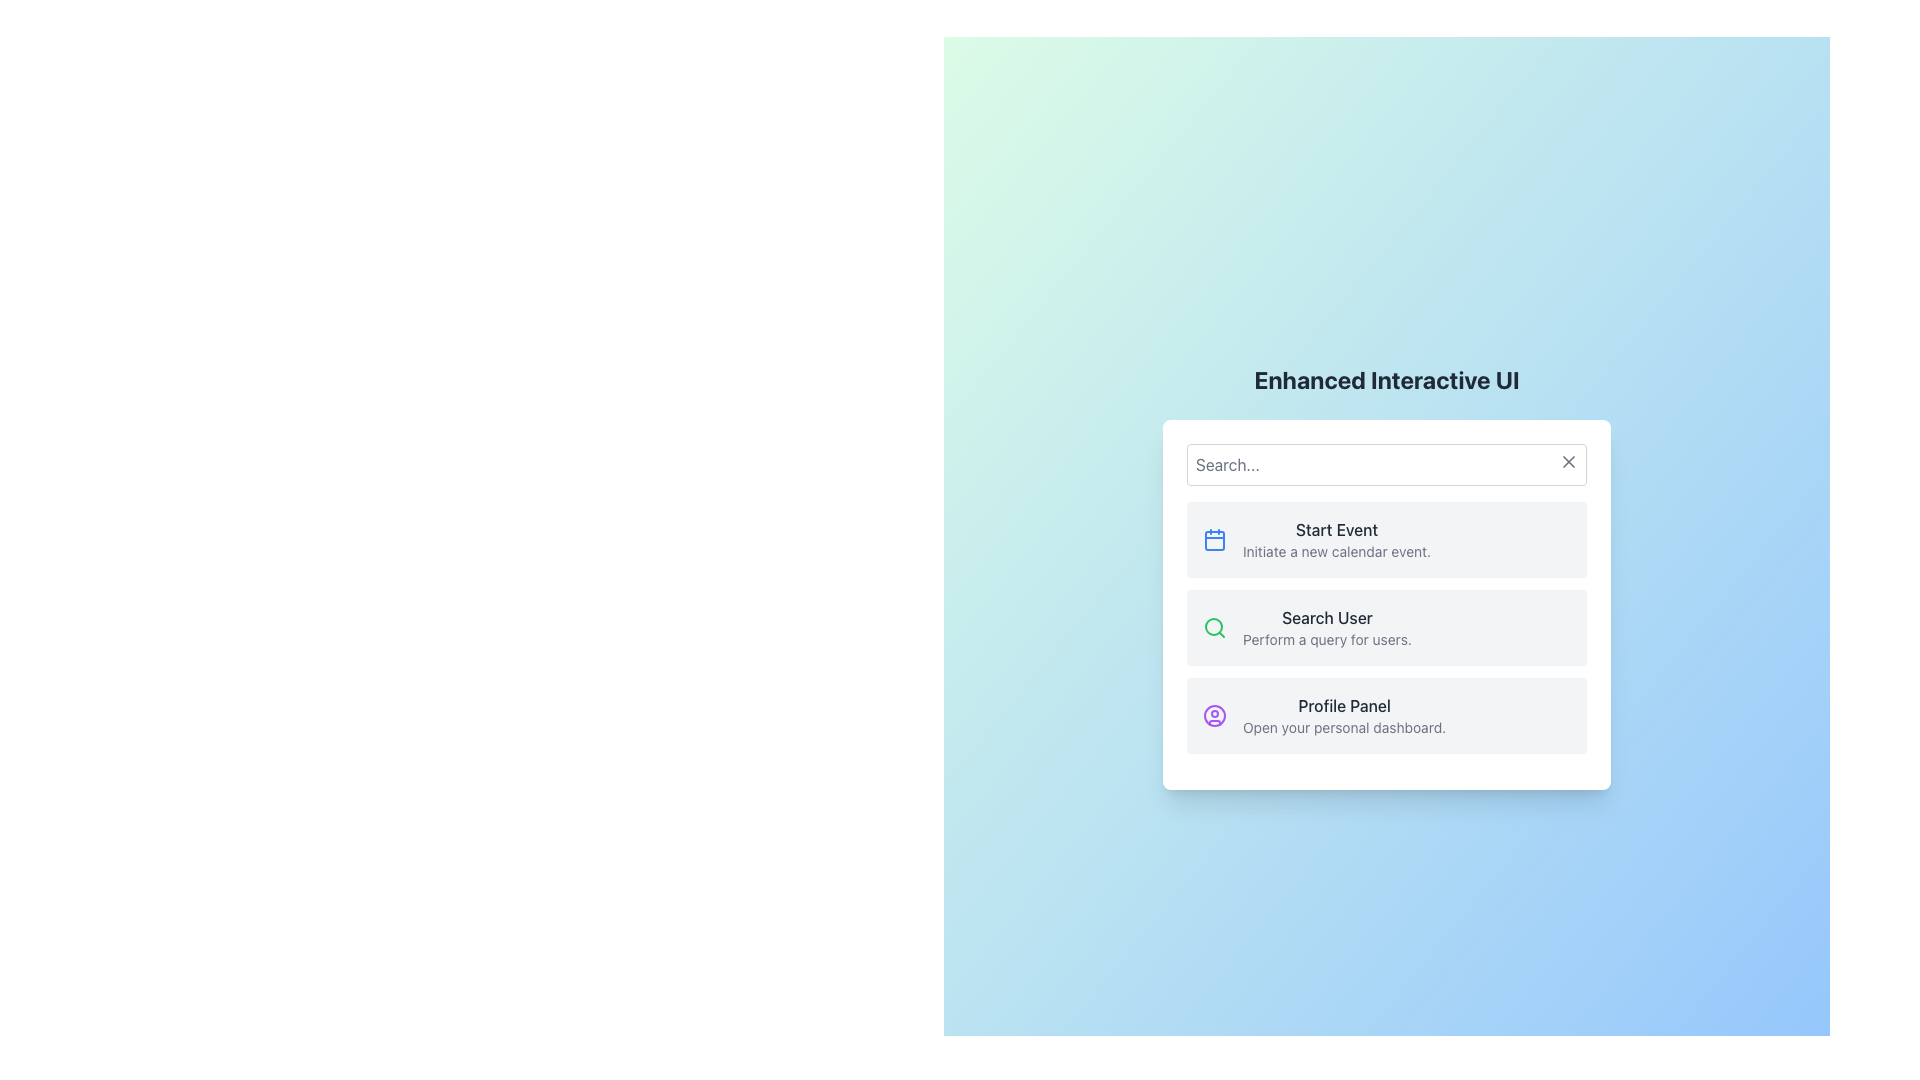 The image size is (1920, 1080). What do you see at coordinates (1386, 627) in the screenshot?
I see `the 'Search User' selectable menu item, which is the second item in a vertical list with a light gray background and a green search icon` at bounding box center [1386, 627].